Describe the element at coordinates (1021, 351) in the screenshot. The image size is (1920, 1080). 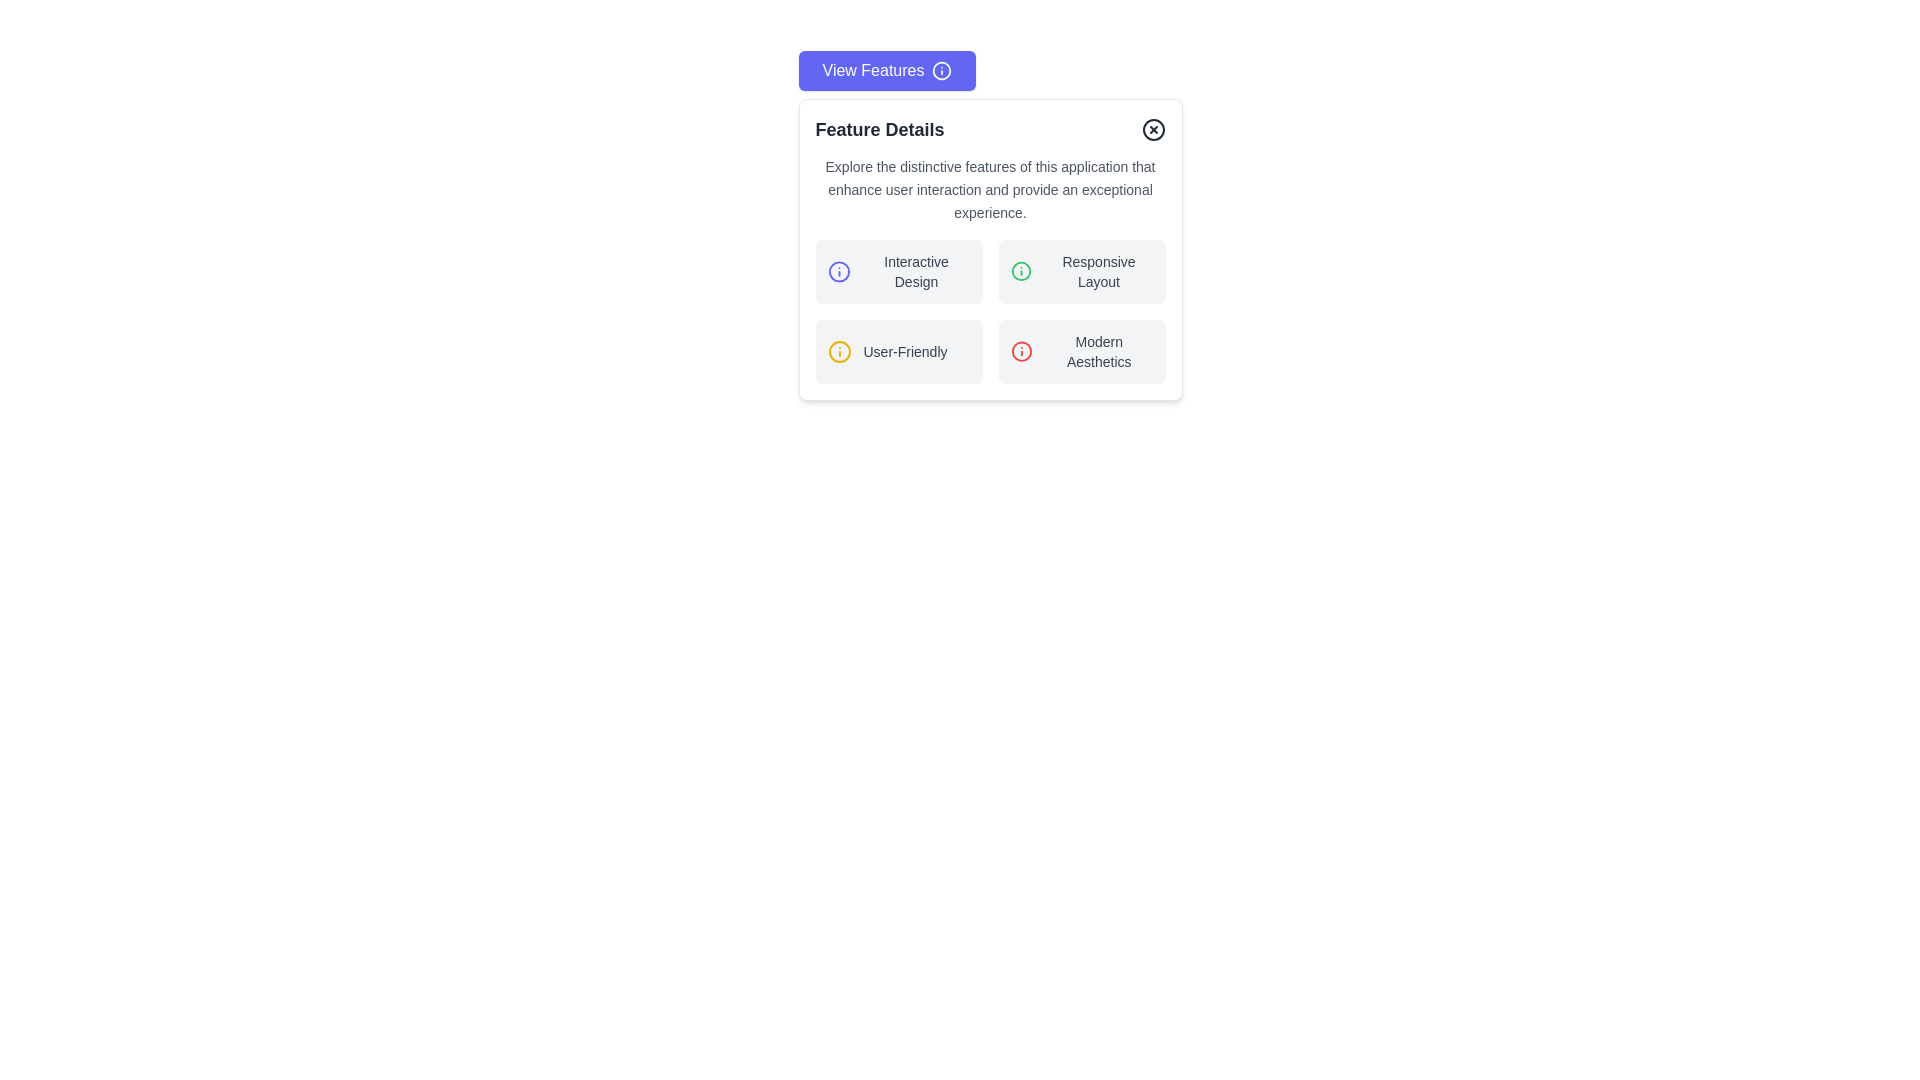
I see `the 'Modern Aesthetics' icon located at the left side of the 'Modern Aesthetics' text for additional context or information` at that location.